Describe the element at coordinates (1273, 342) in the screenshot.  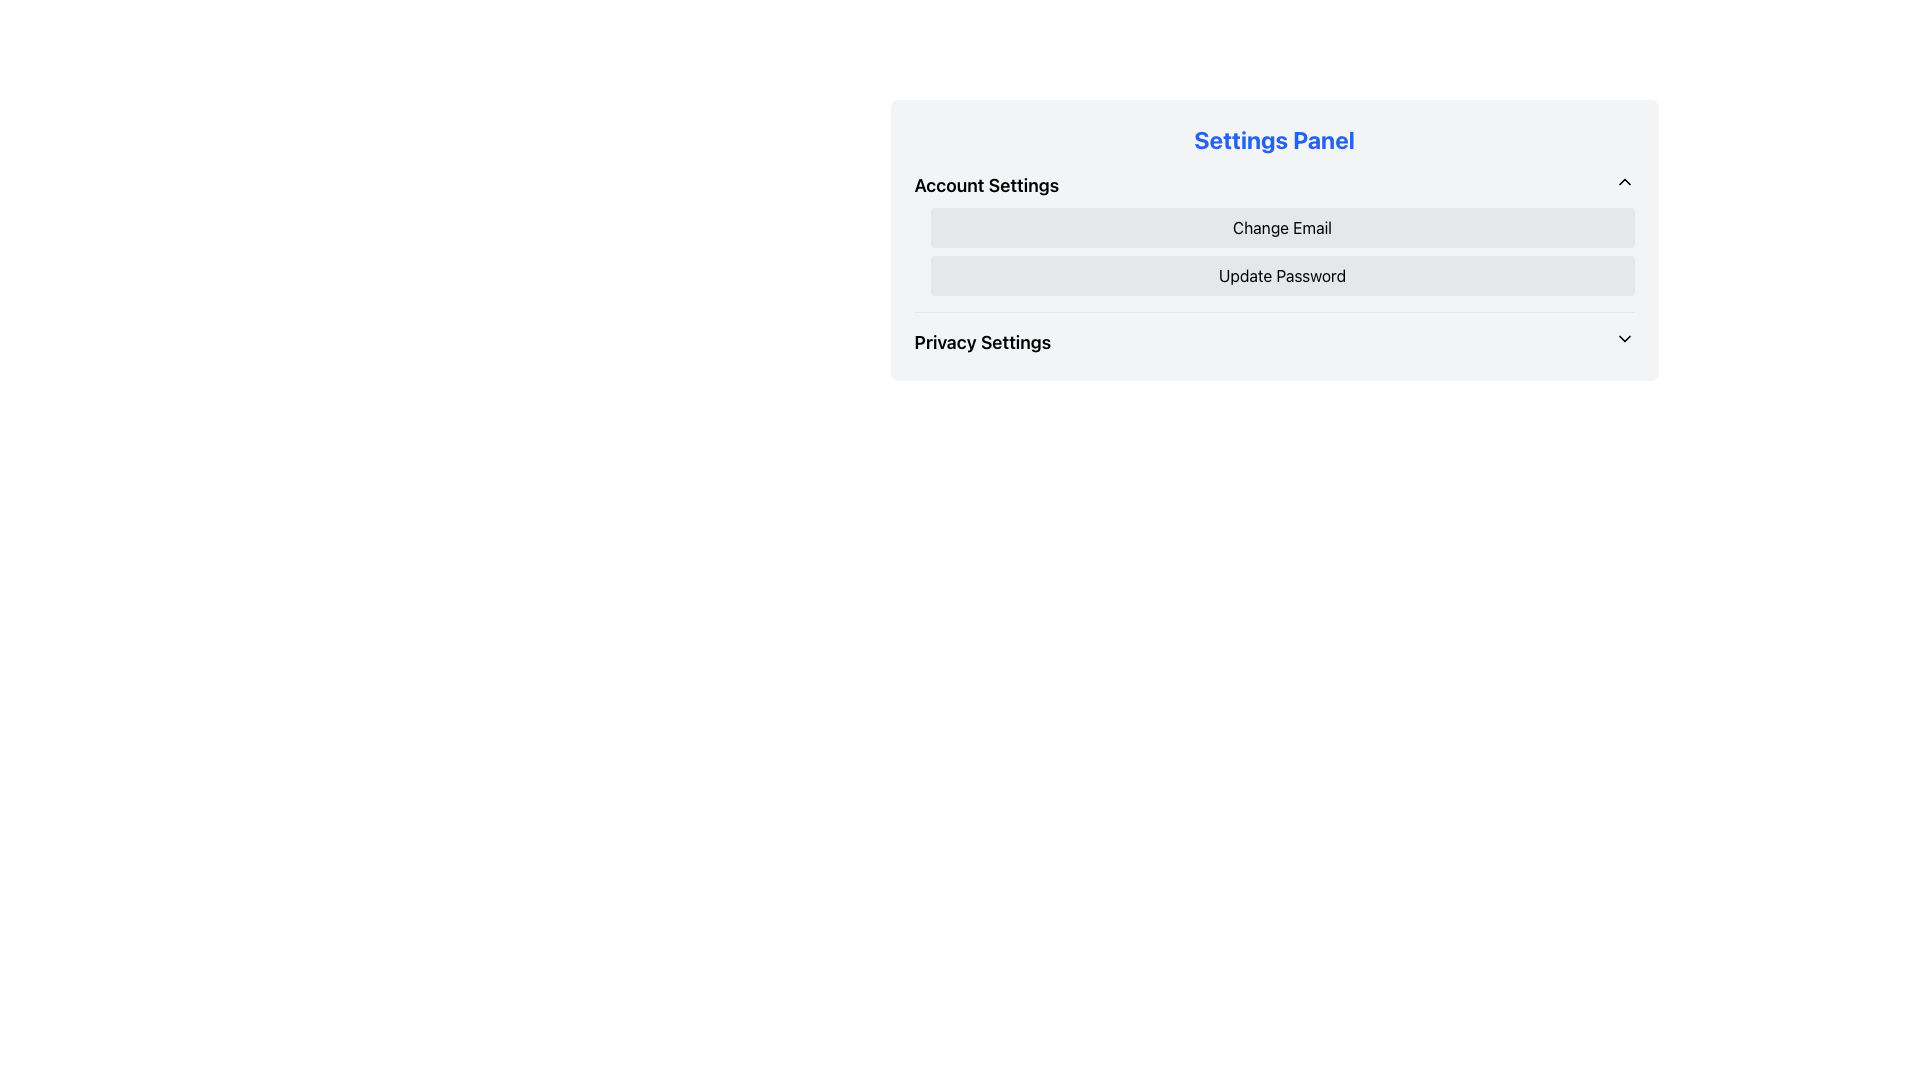
I see `the 'Privacy Settings' button located at the bottom of the settings panel` at that location.